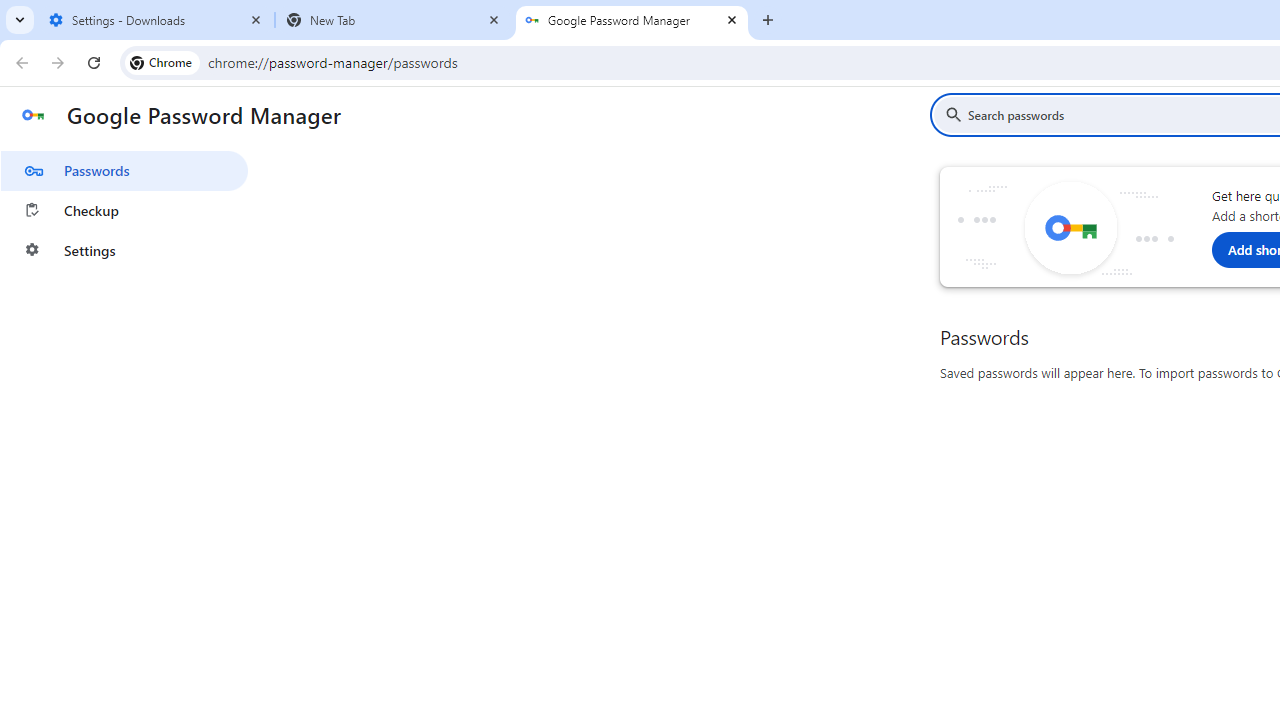  Describe the element at coordinates (155, 20) in the screenshot. I see `'Settings - Downloads'` at that location.